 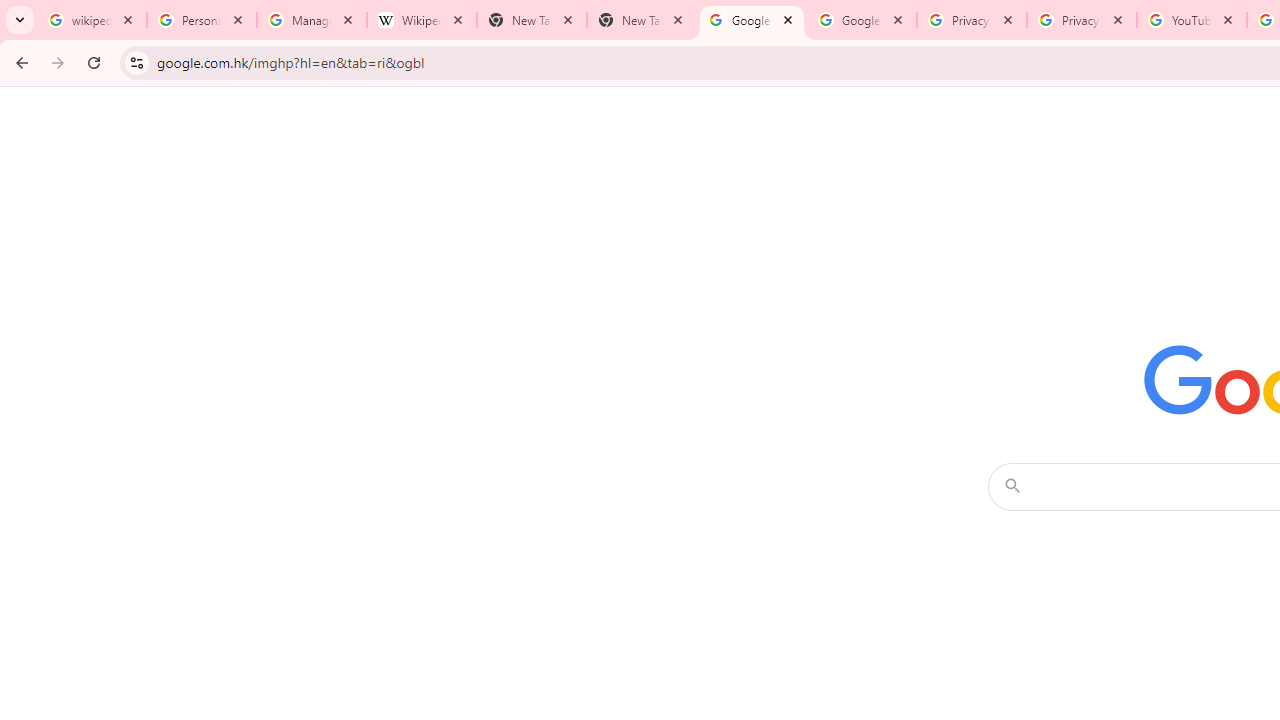 I want to click on 'Close', so click(x=1226, y=19).